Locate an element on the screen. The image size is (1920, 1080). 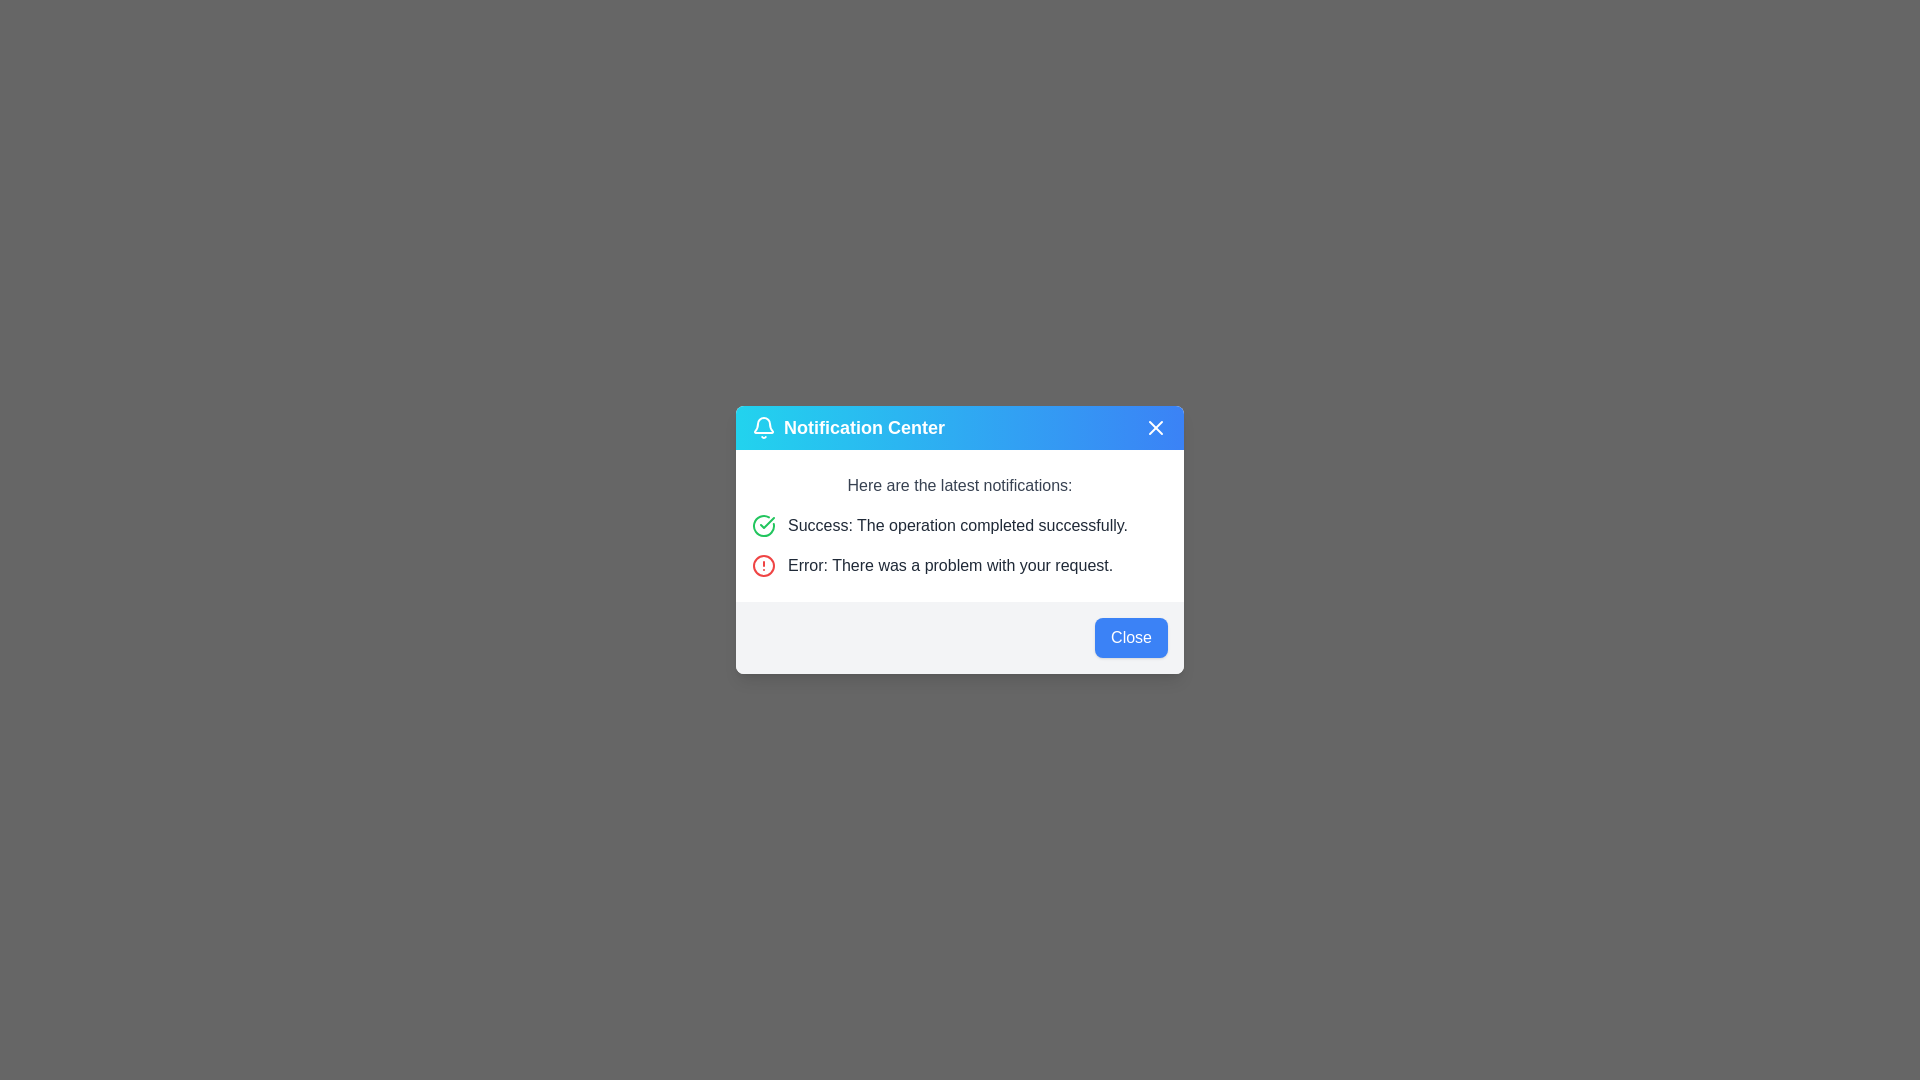
the 'Close' button located in the bottom-right corner of the dialog box is located at coordinates (1131, 637).